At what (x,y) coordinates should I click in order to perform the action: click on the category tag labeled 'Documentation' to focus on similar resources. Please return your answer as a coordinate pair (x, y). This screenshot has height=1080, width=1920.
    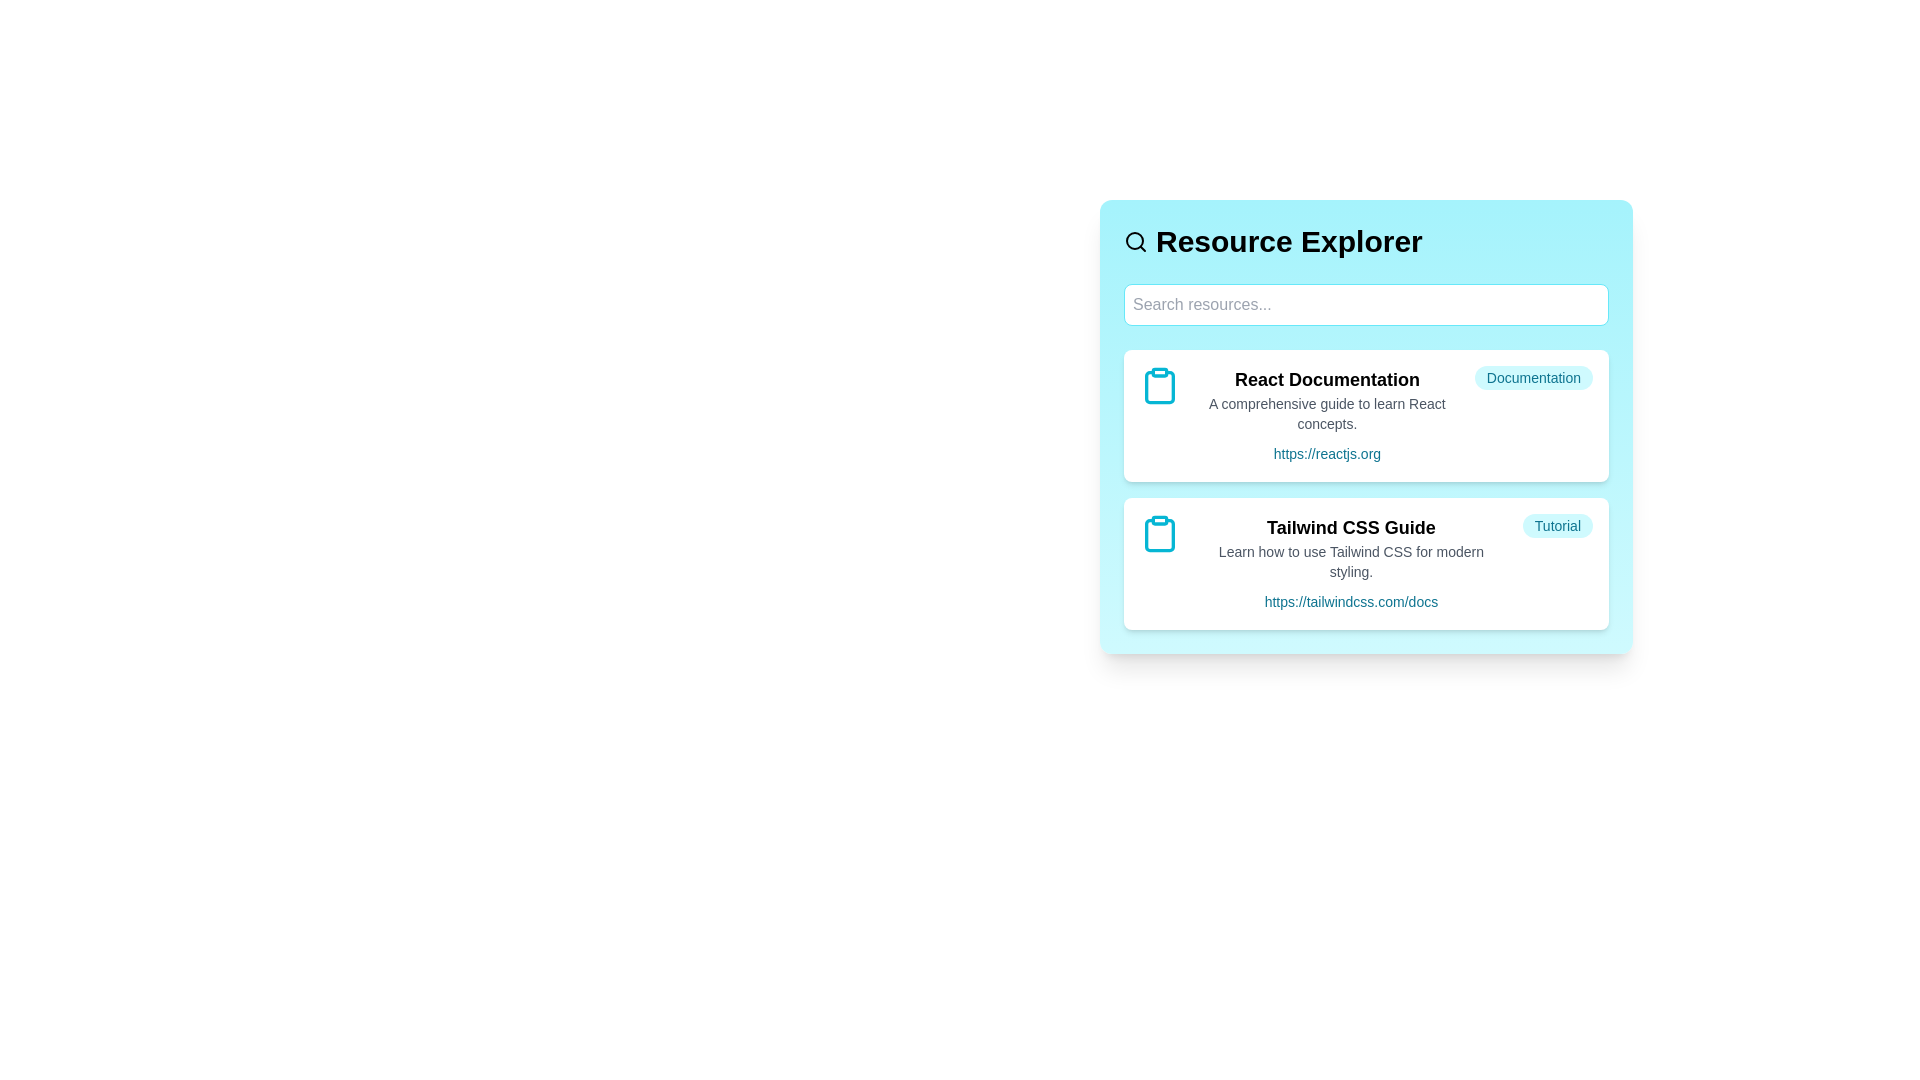
    Looking at the image, I should click on (1532, 378).